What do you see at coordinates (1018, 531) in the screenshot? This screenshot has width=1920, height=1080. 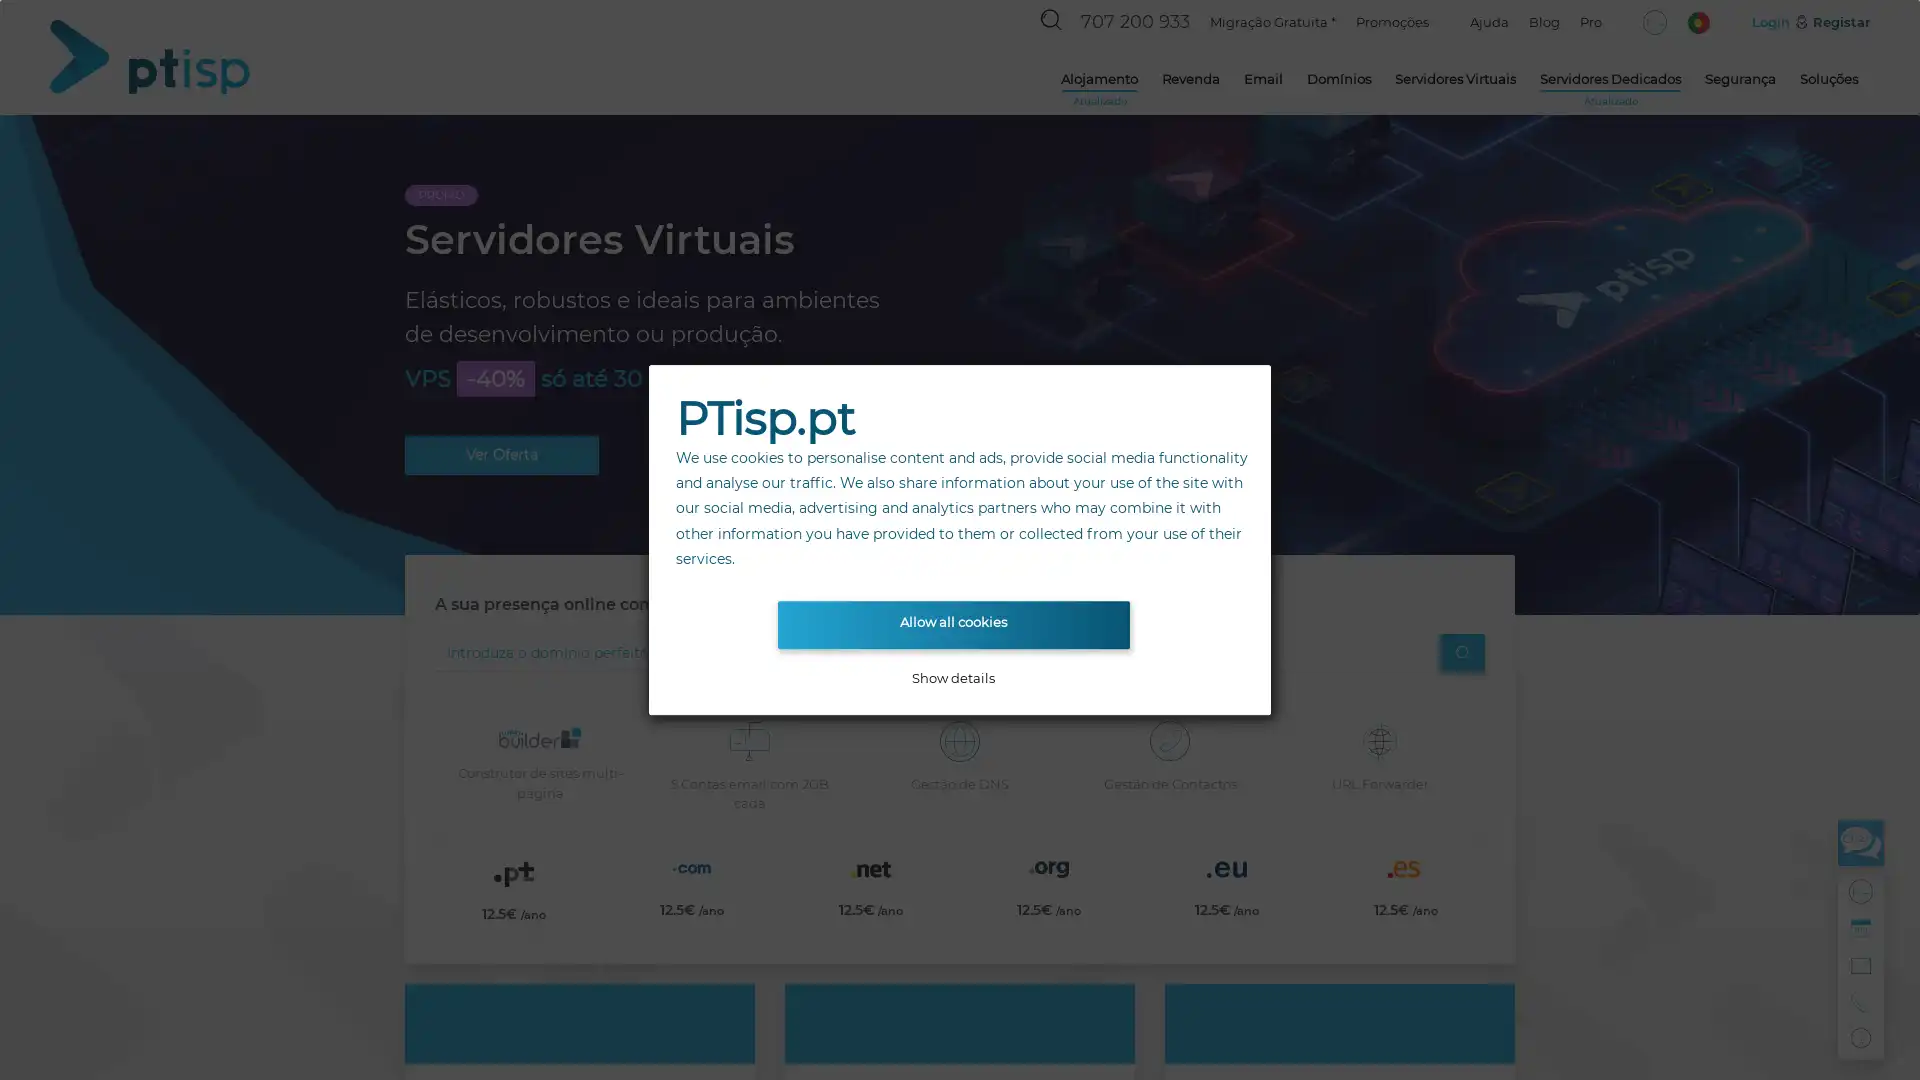 I see `Go to slide 4` at bounding box center [1018, 531].